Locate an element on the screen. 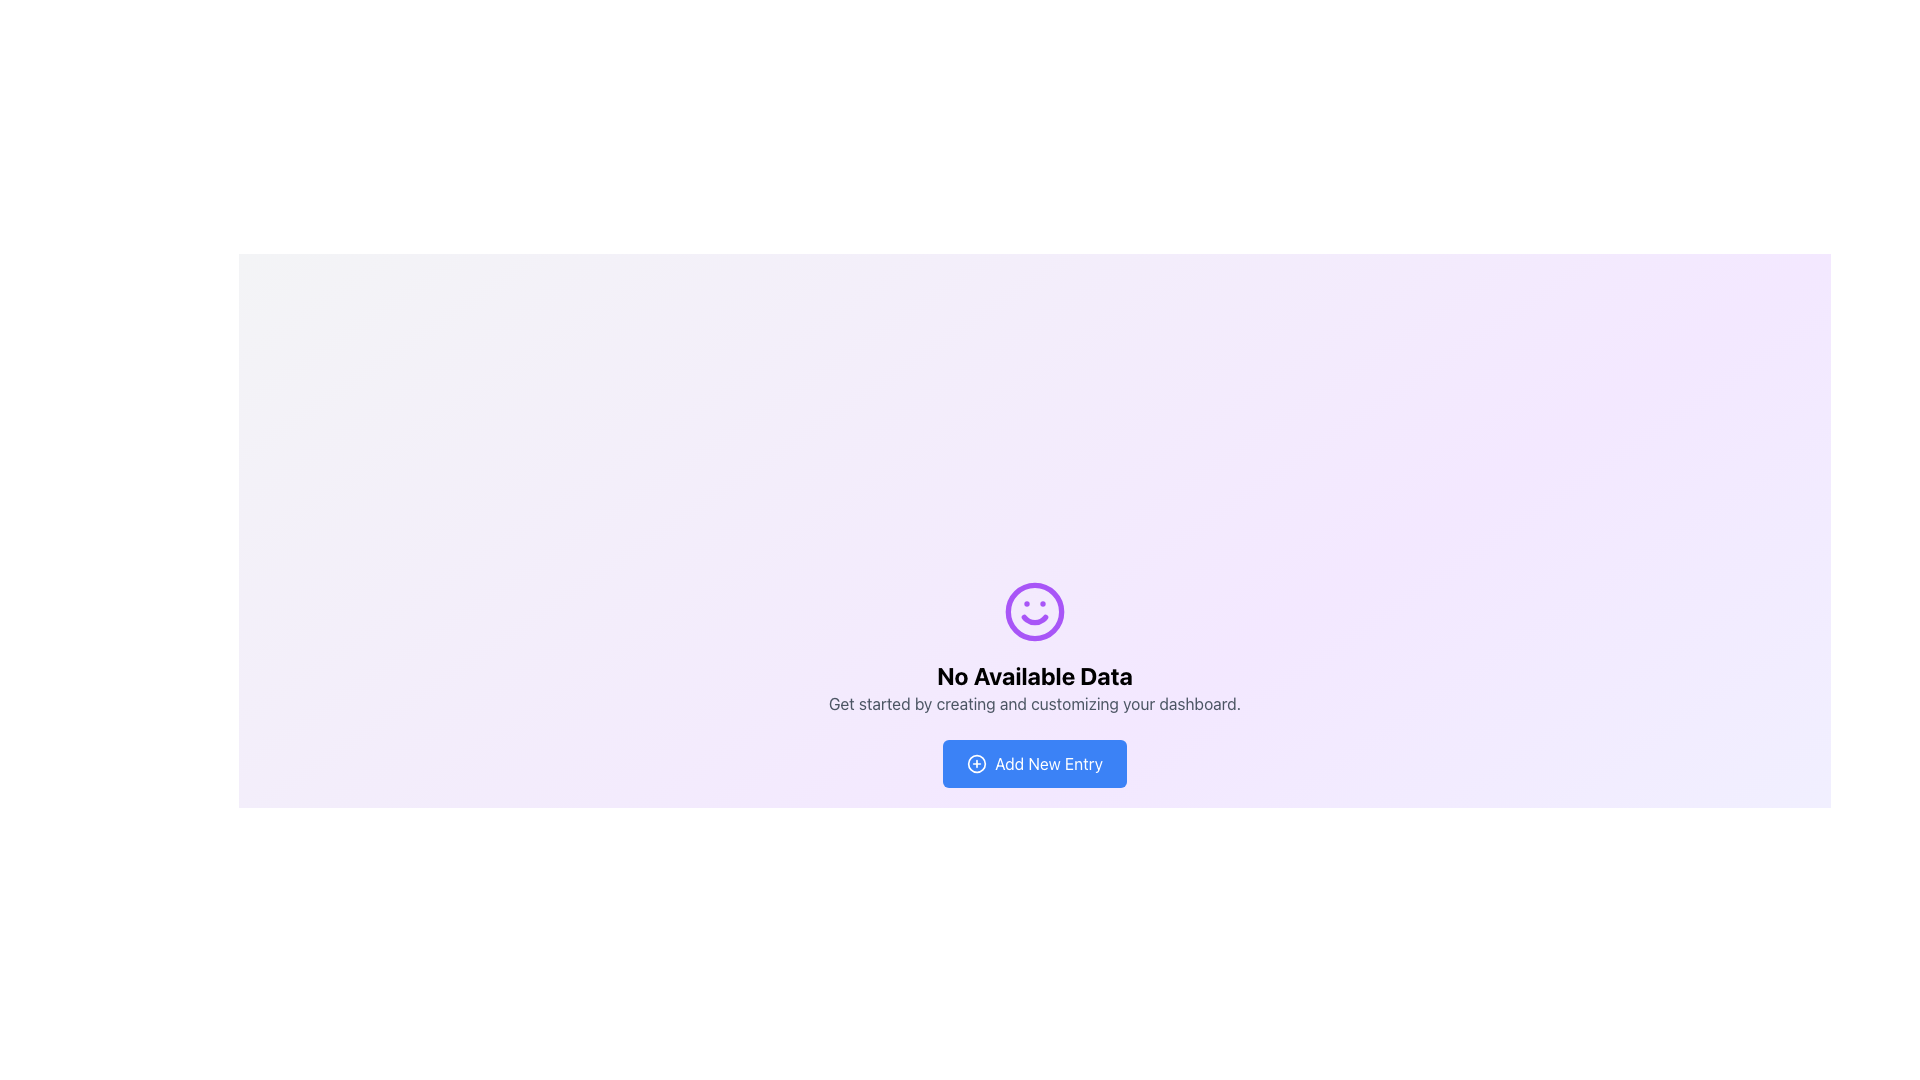  the bold, large-sized text block displaying 'No Available Data', which is centered above the text 'Get started by creating and customizing your dashboard.' is located at coordinates (1035, 675).